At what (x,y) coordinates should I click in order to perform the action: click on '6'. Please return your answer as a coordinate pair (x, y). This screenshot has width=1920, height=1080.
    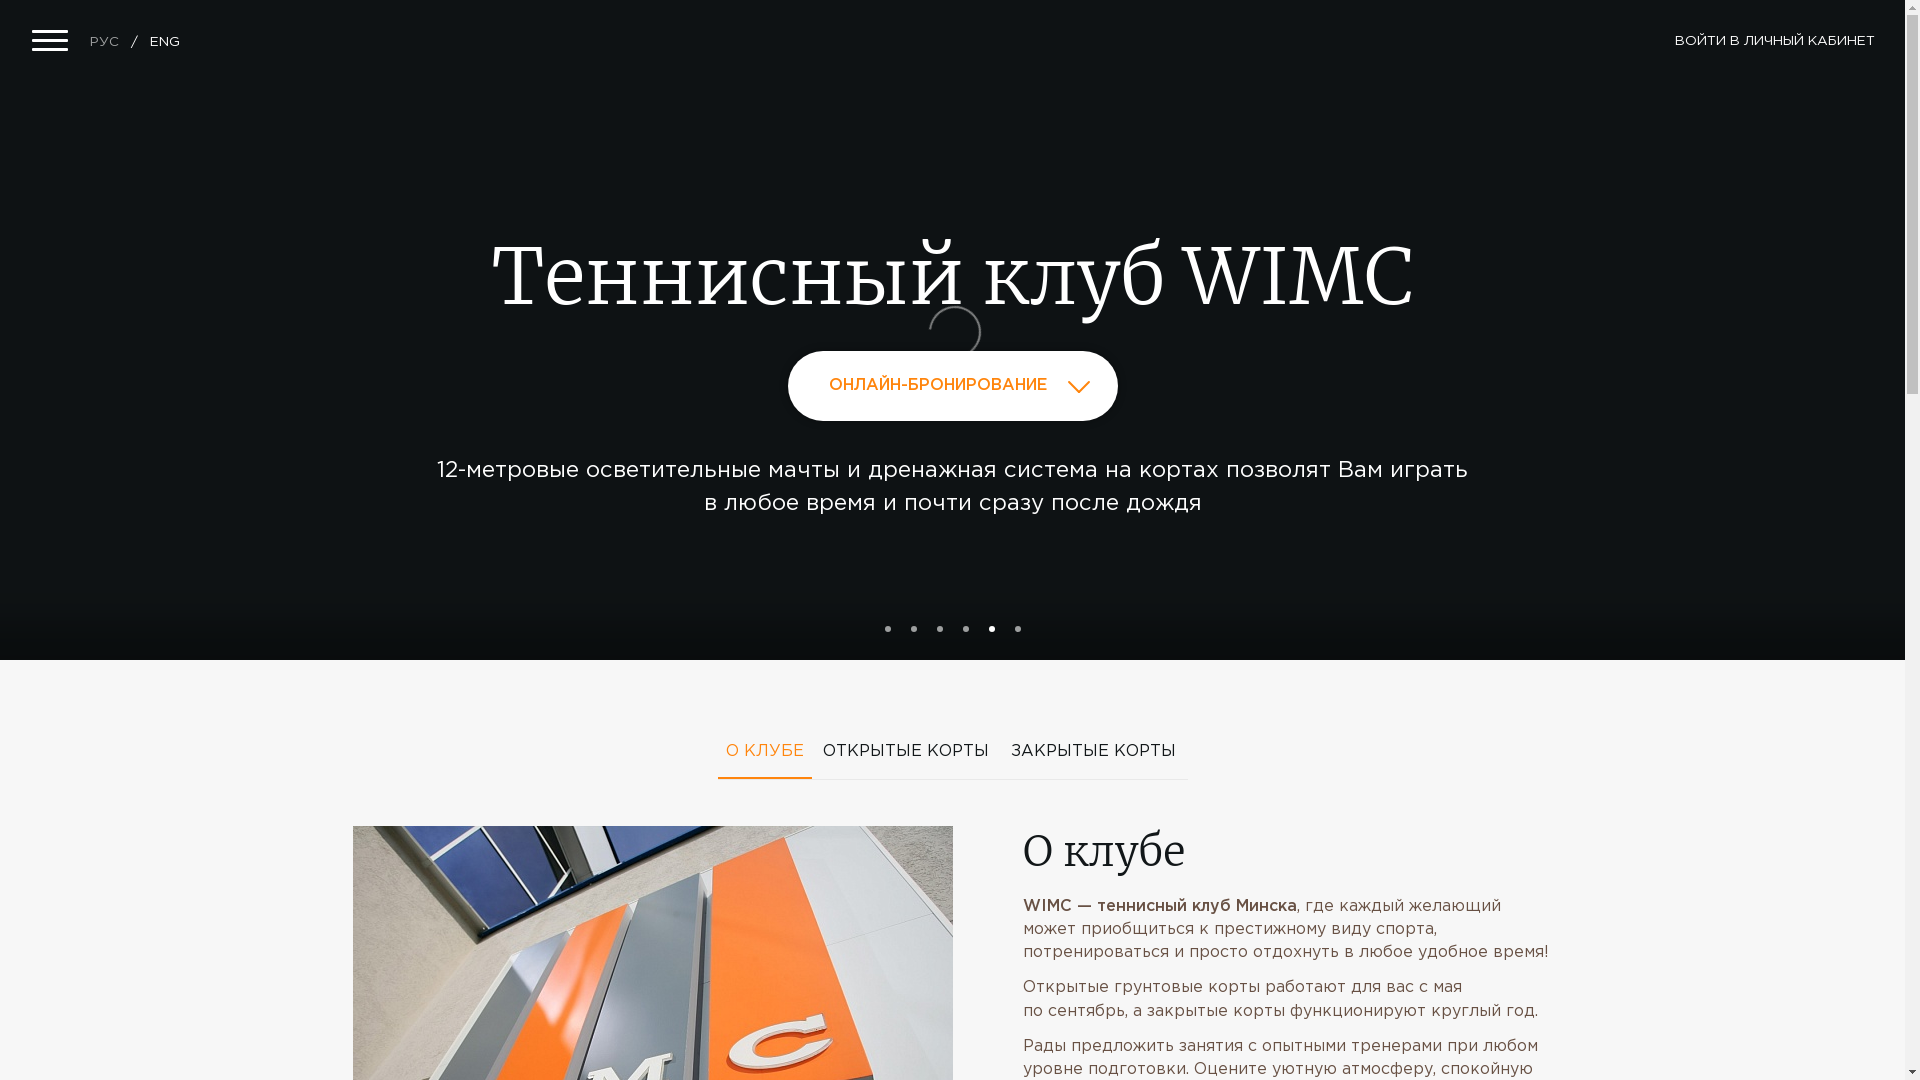
    Looking at the image, I should click on (1017, 627).